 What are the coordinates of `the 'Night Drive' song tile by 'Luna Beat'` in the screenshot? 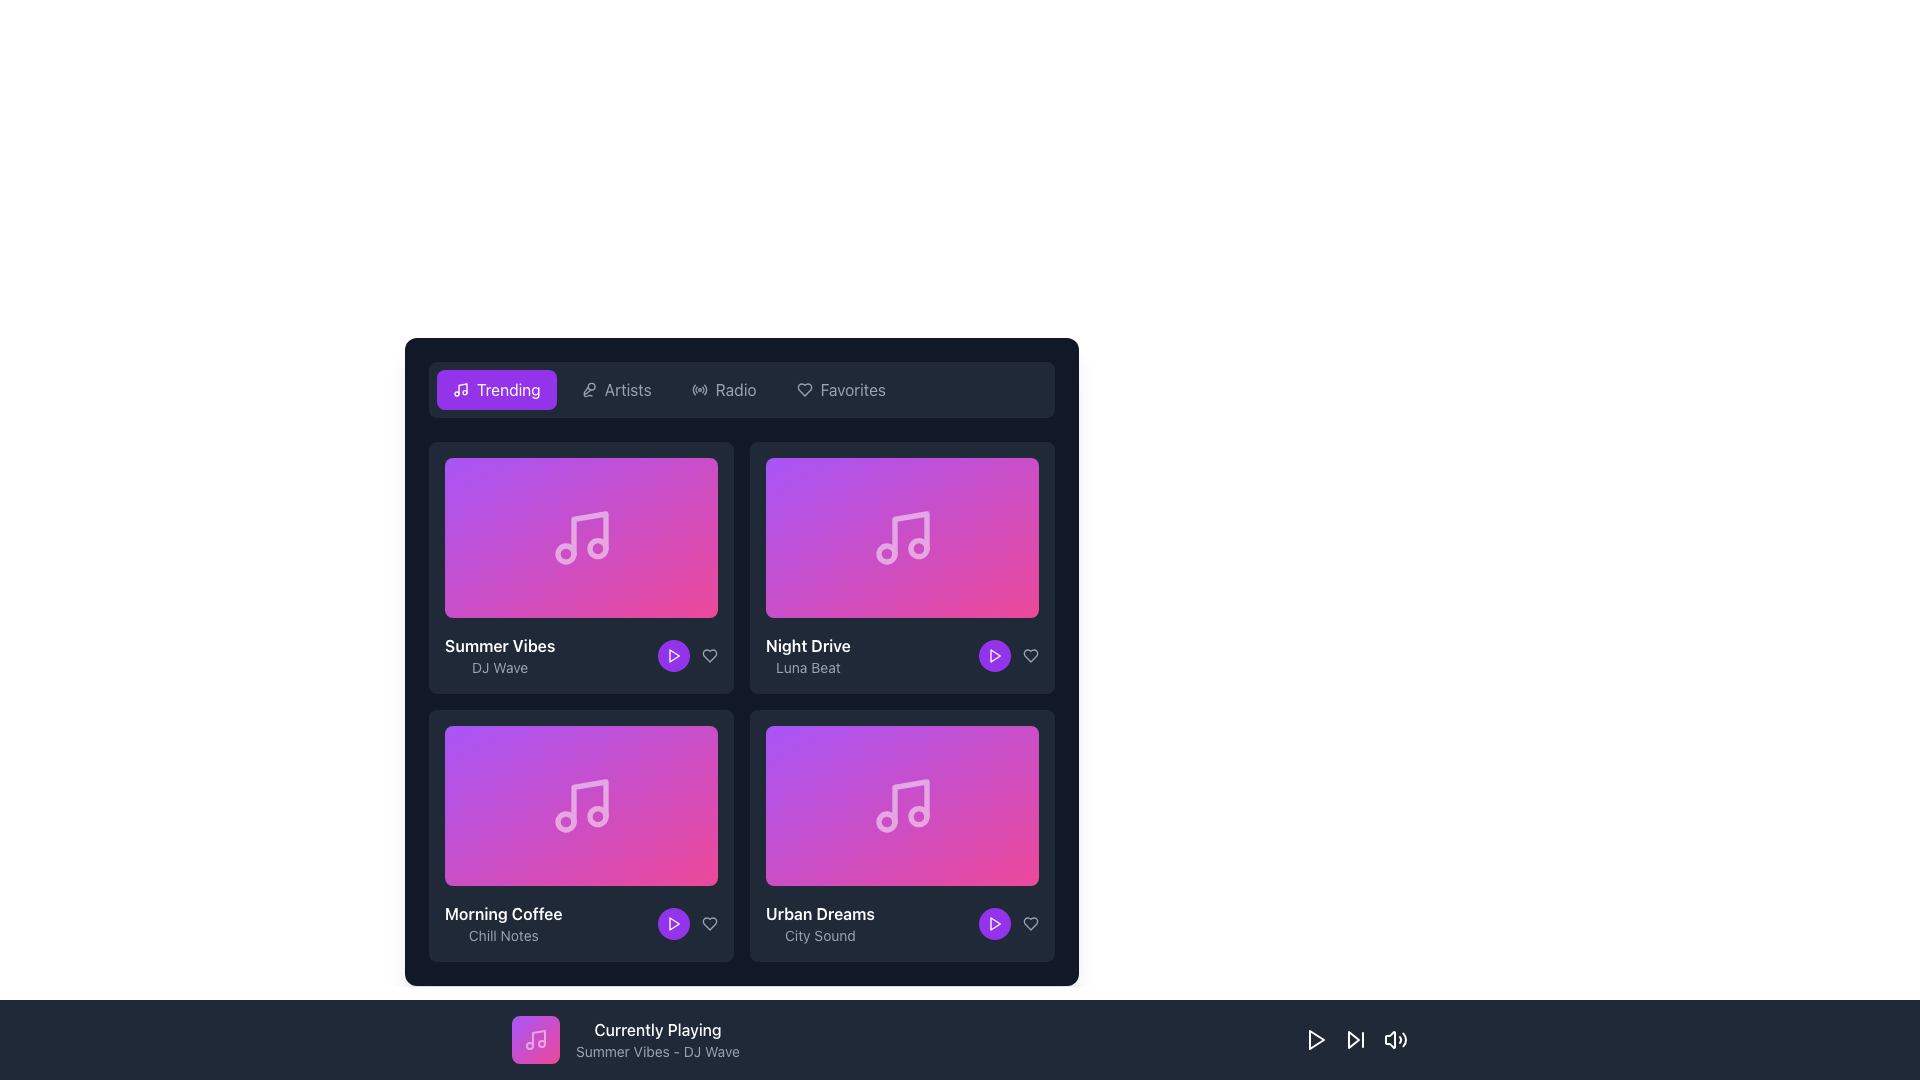 It's located at (901, 536).